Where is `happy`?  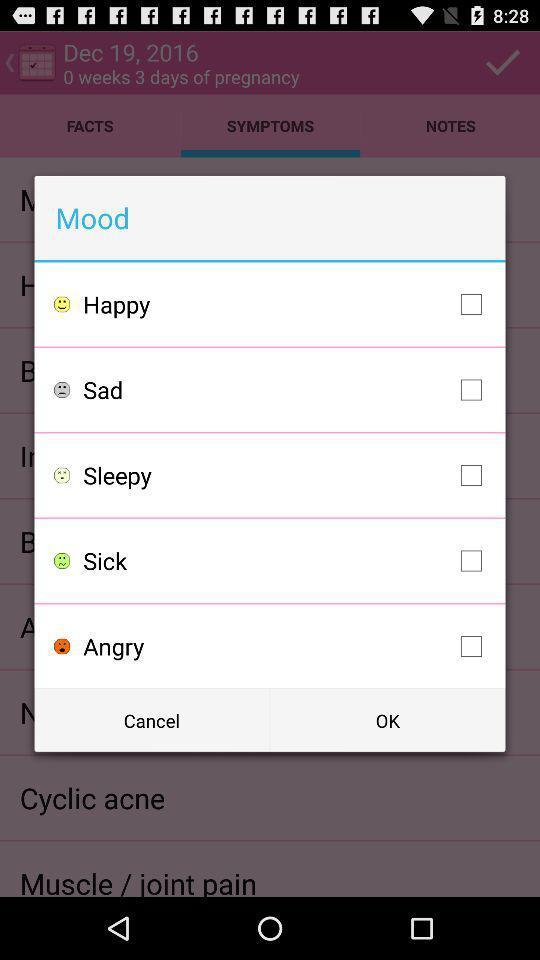
happy is located at coordinates (286, 304).